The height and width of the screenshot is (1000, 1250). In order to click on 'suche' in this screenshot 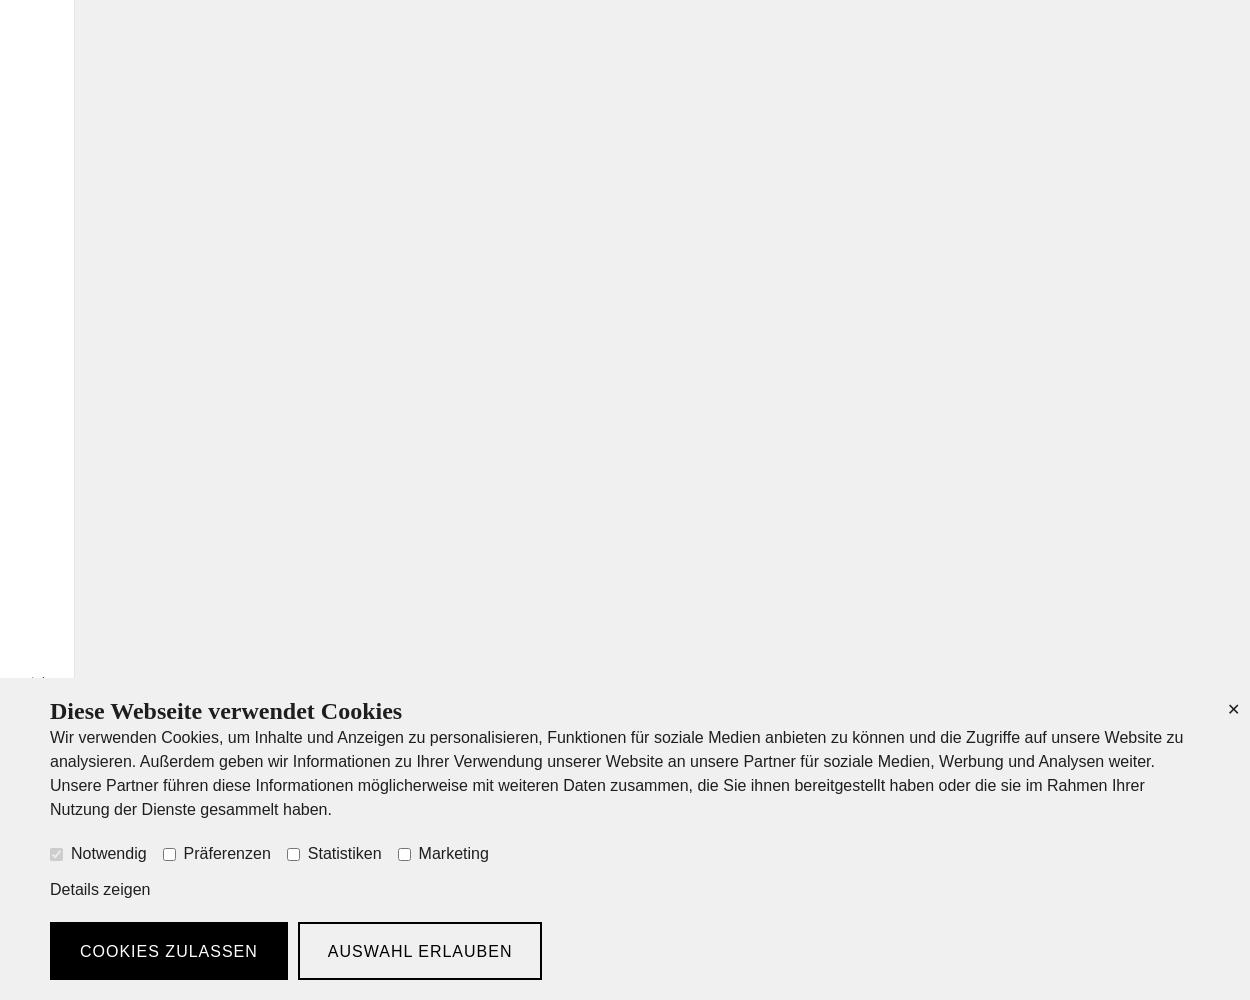, I will do `click(38, 704)`.